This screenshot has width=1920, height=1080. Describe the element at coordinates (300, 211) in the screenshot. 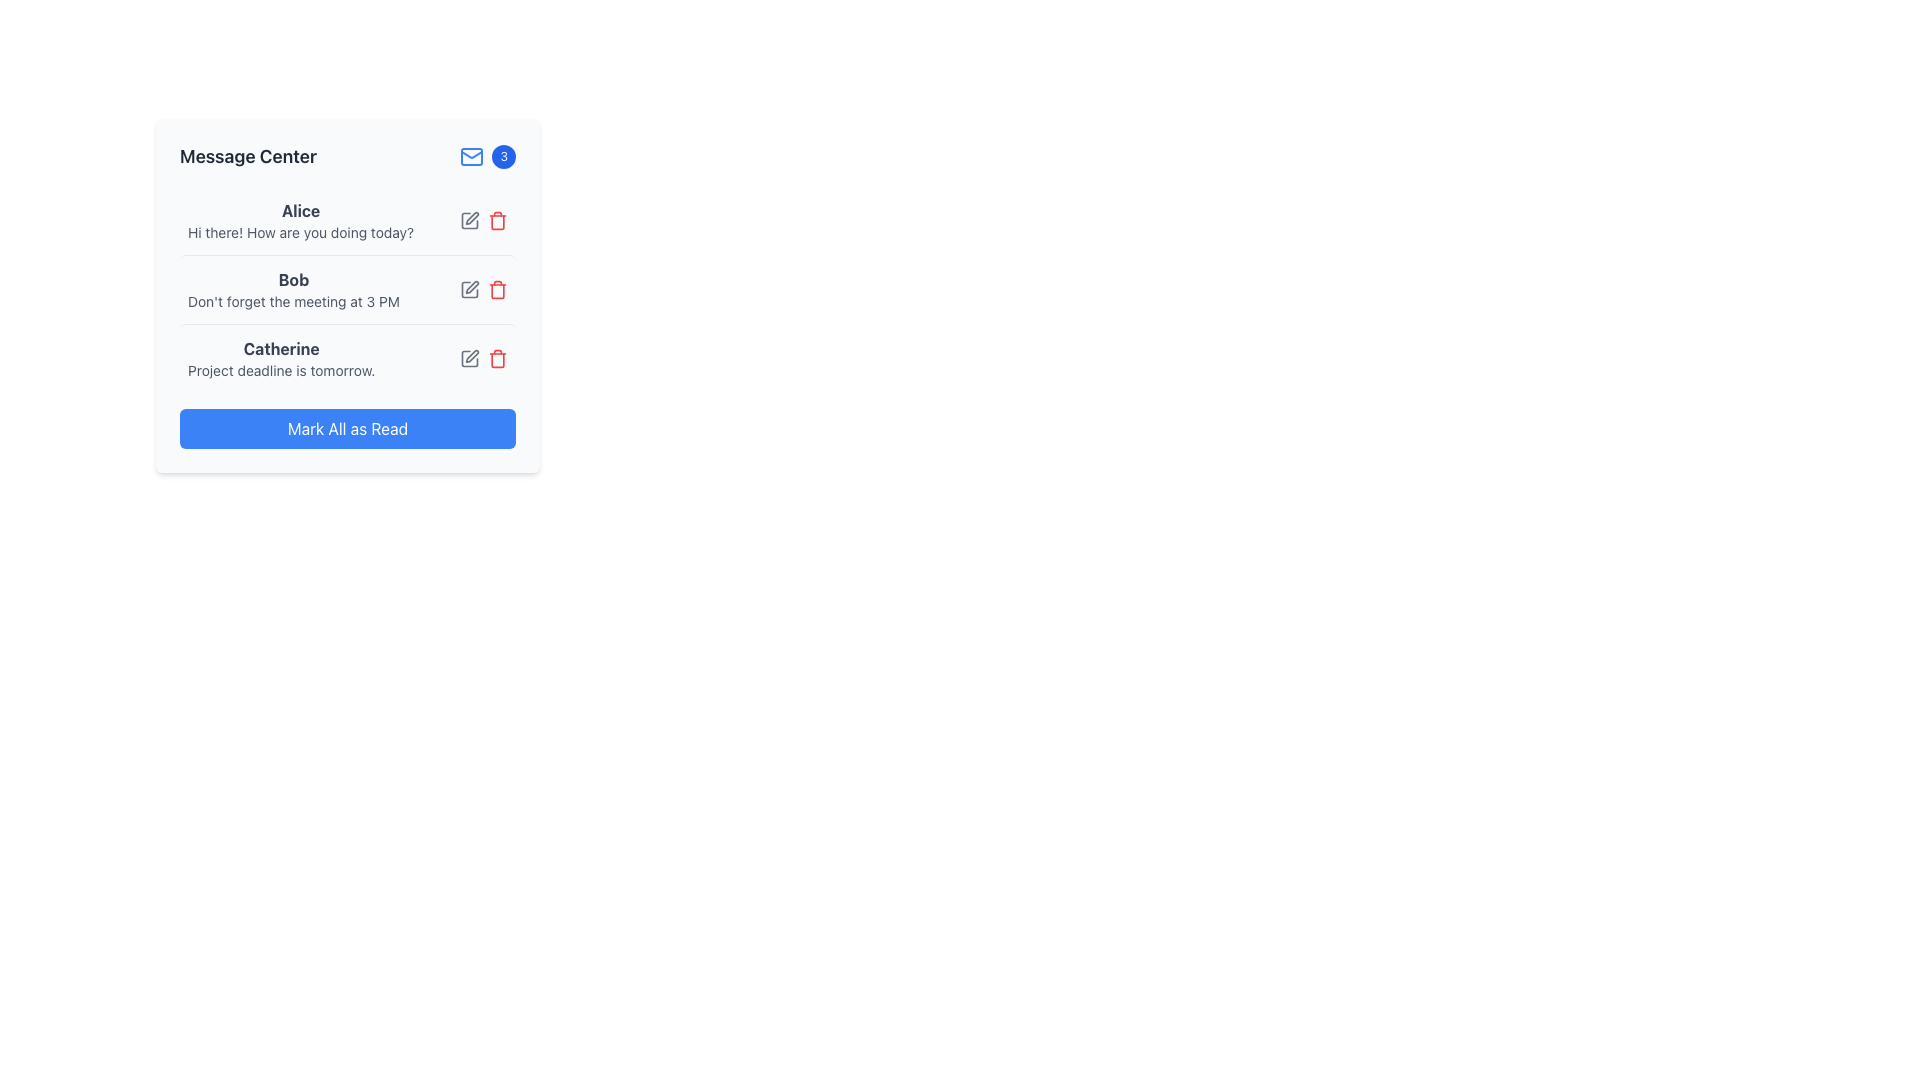

I see `text from the bold, dark gray text label displaying 'Alice', which is located at the top of the message list` at that location.